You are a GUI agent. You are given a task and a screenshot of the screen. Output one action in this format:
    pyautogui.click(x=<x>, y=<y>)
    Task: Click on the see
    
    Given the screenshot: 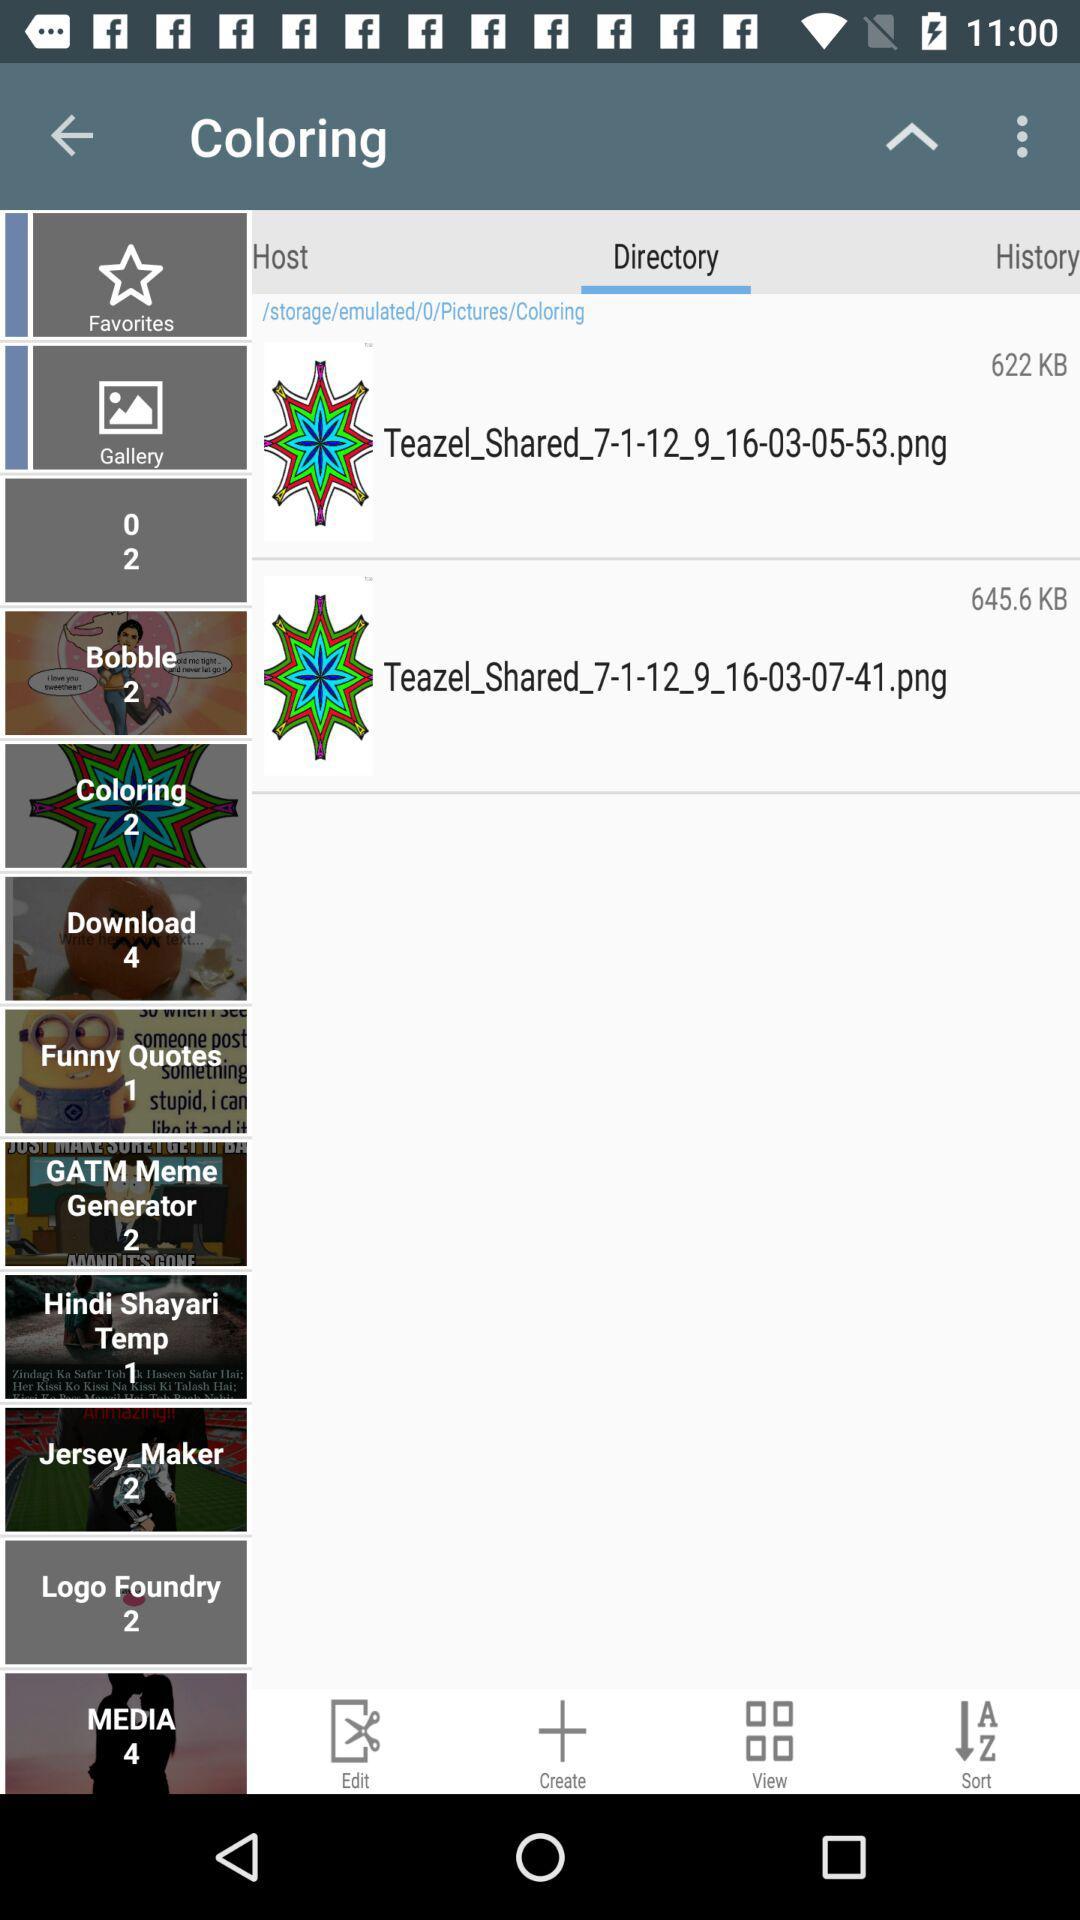 What is the action you would take?
    pyautogui.click(x=768, y=1740)
    